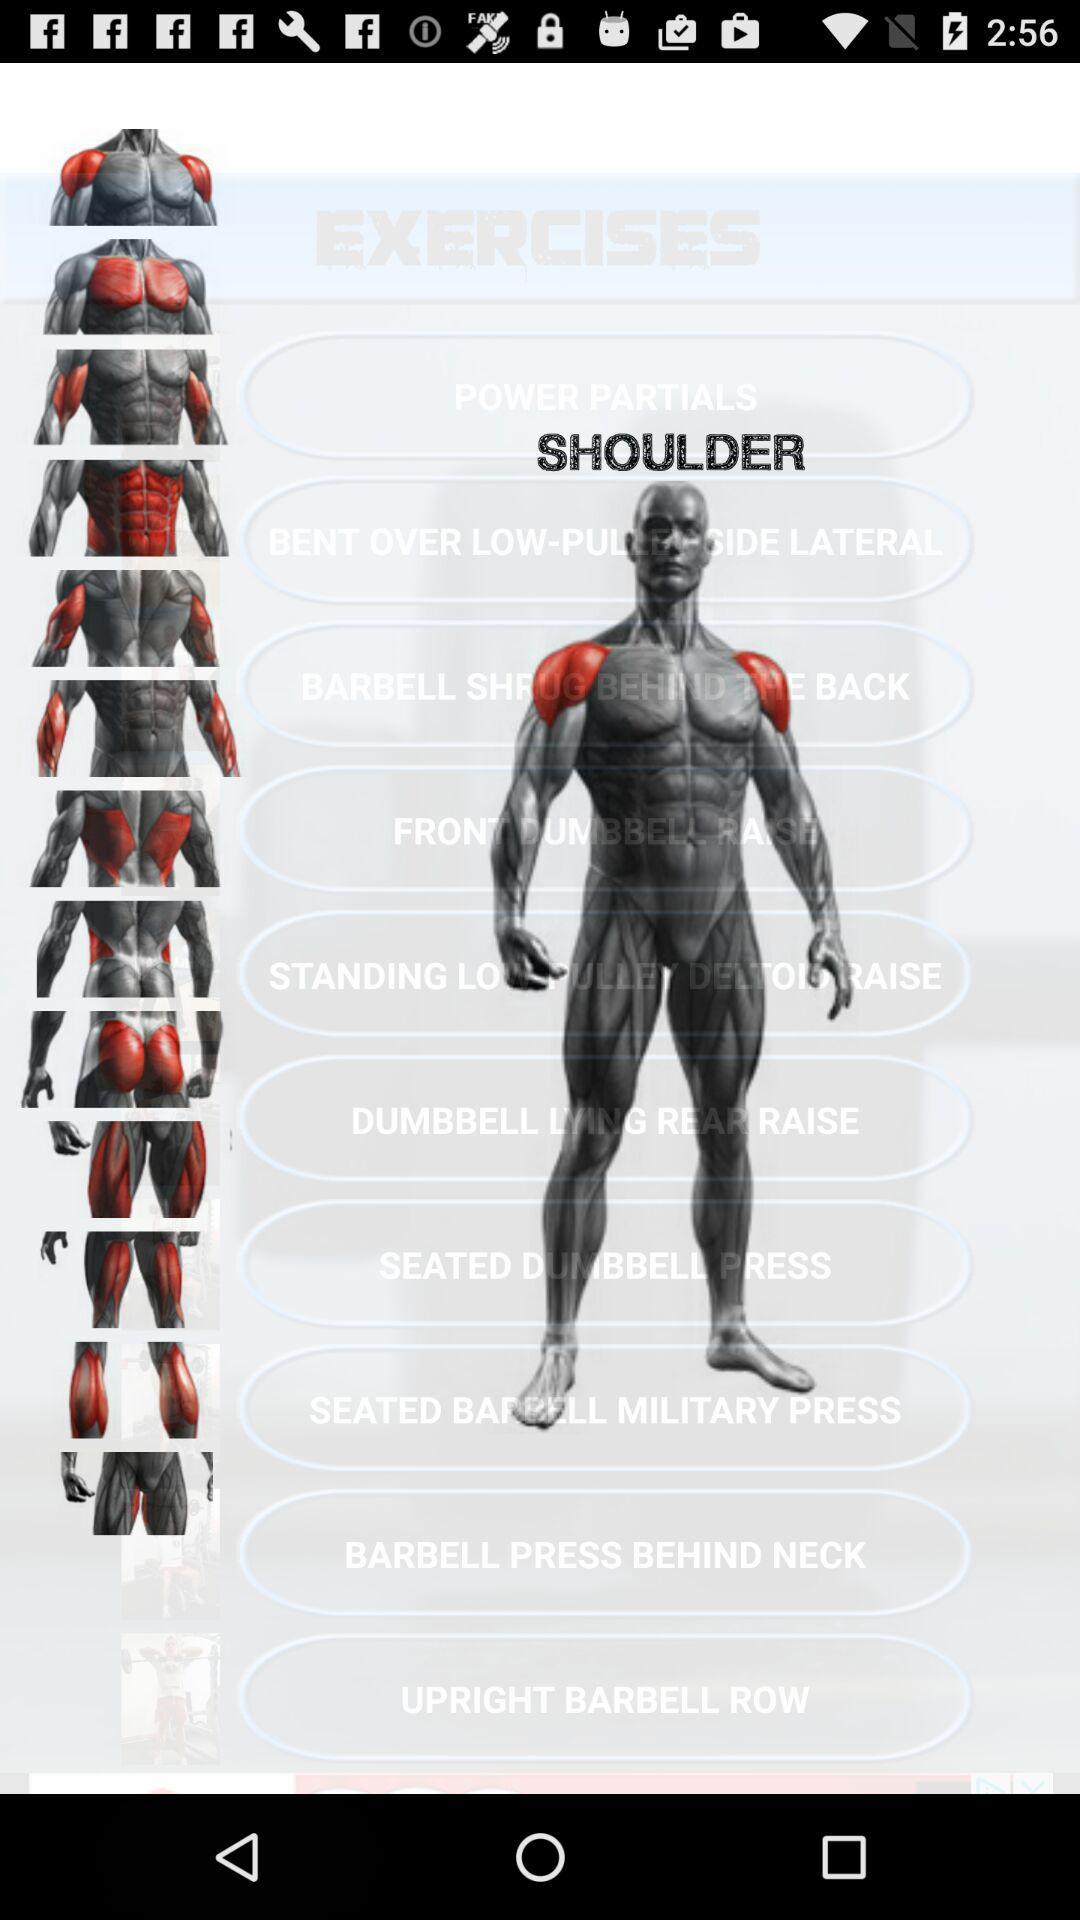 The image size is (1080, 1920). I want to click on chooses the shoulder option, so click(131, 170).